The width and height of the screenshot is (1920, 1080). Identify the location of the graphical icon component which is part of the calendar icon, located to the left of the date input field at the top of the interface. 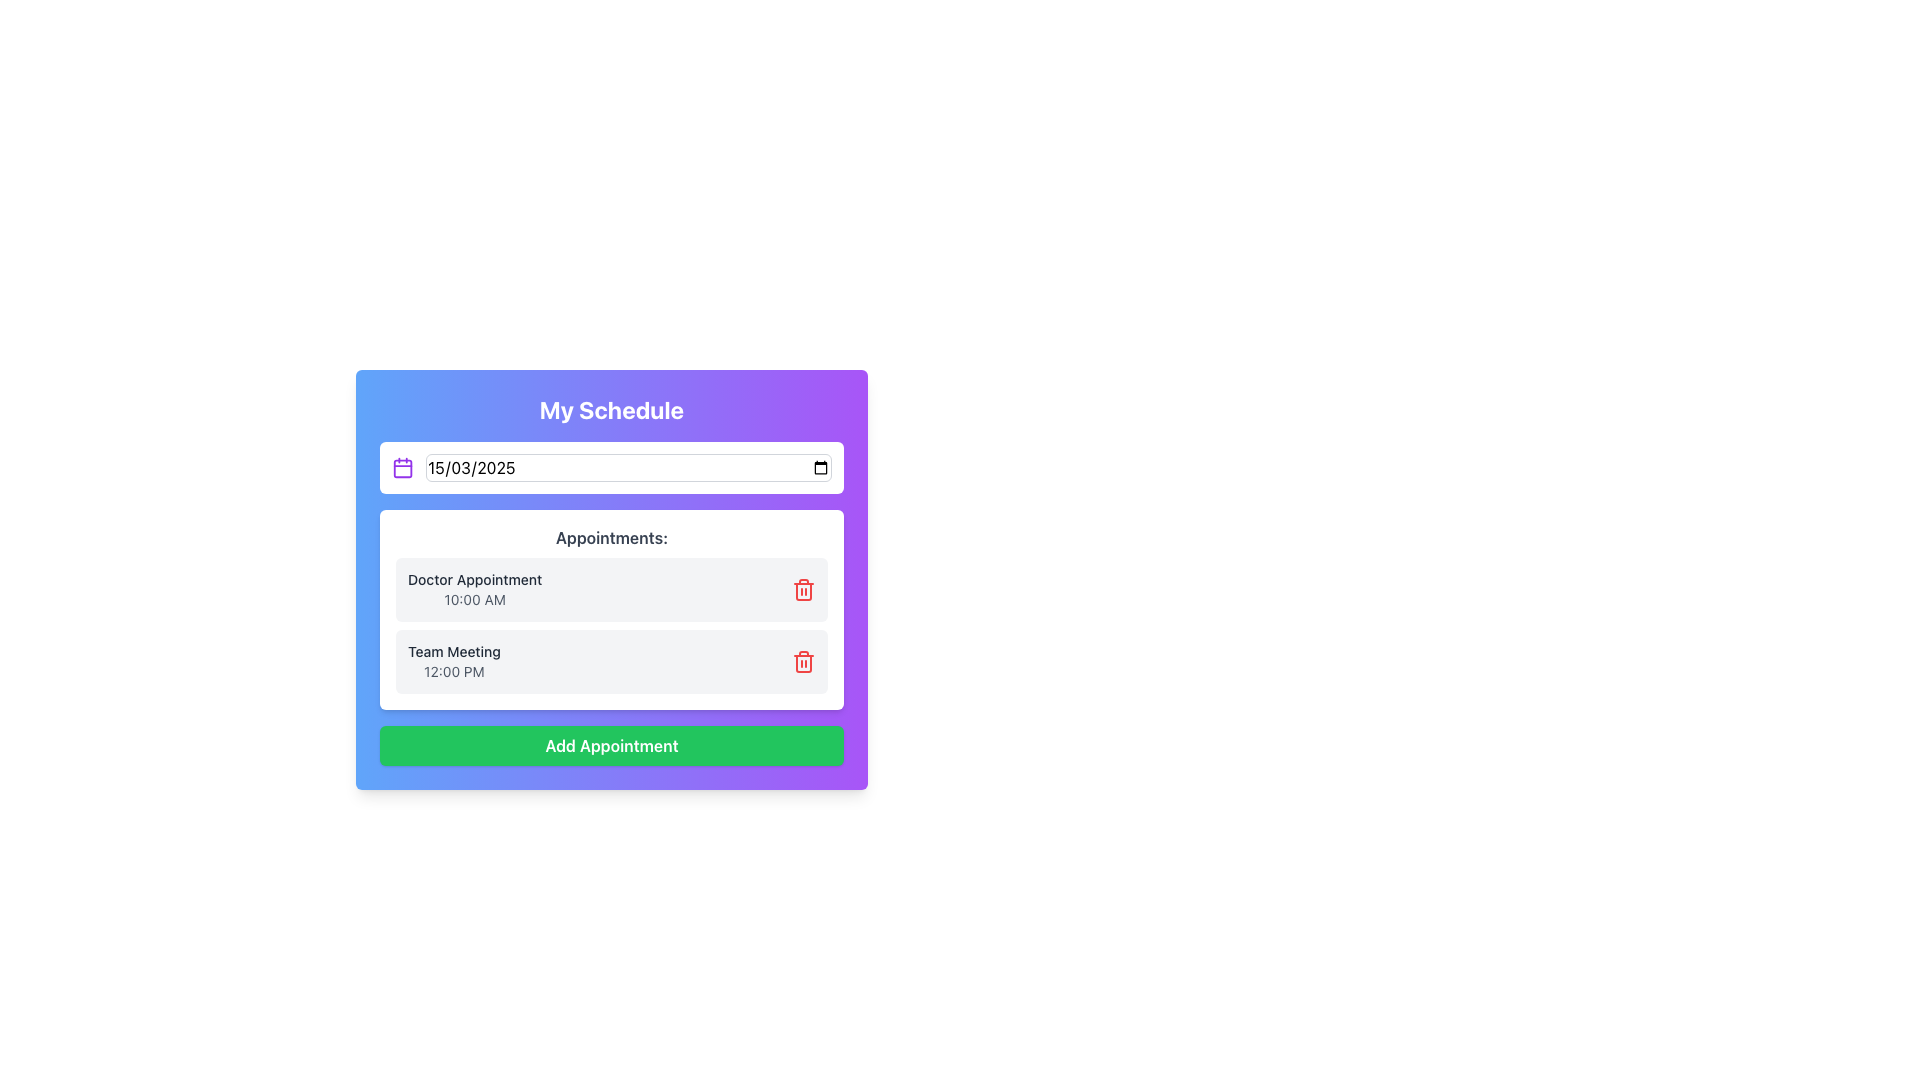
(402, 468).